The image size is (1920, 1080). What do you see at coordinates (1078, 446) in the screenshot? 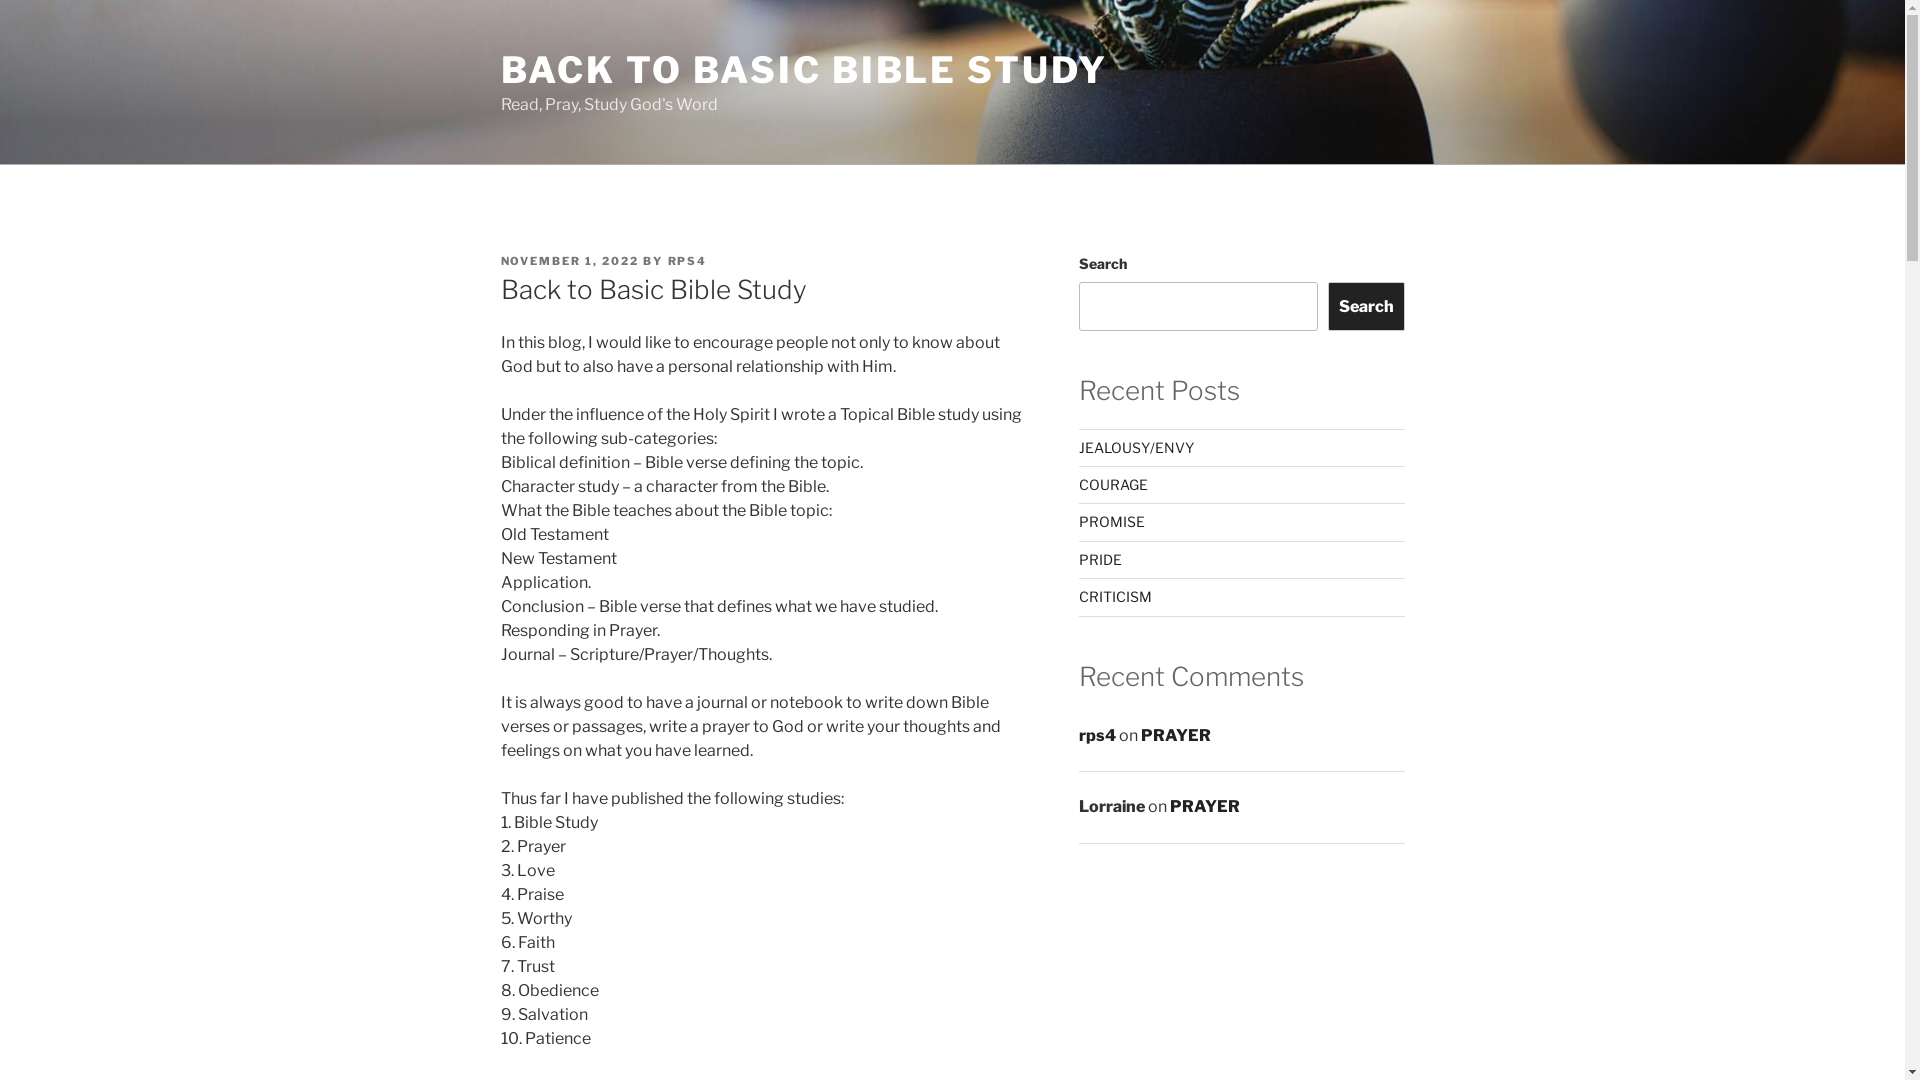
I see `'JEALOUSY/ENVY'` at bounding box center [1078, 446].